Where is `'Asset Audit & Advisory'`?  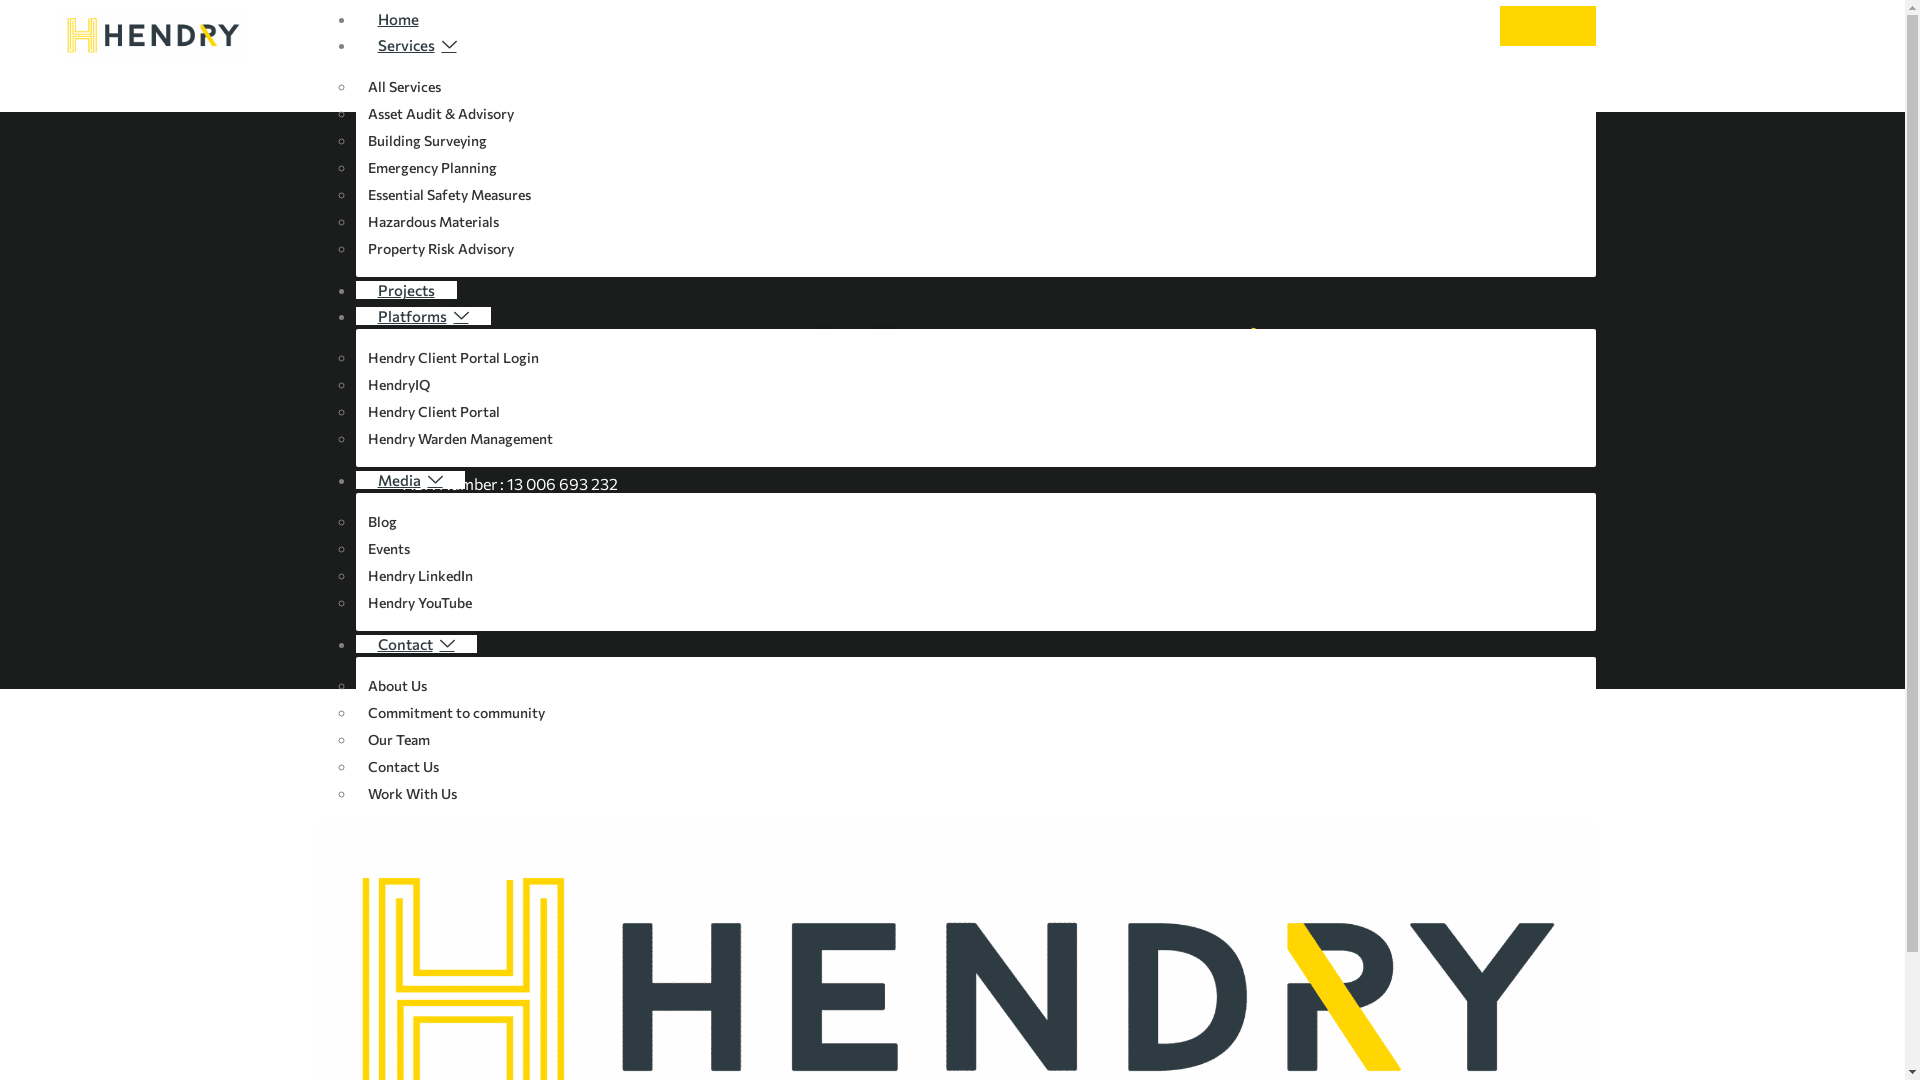 'Asset Audit & Advisory' is located at coordinates (439, 113).